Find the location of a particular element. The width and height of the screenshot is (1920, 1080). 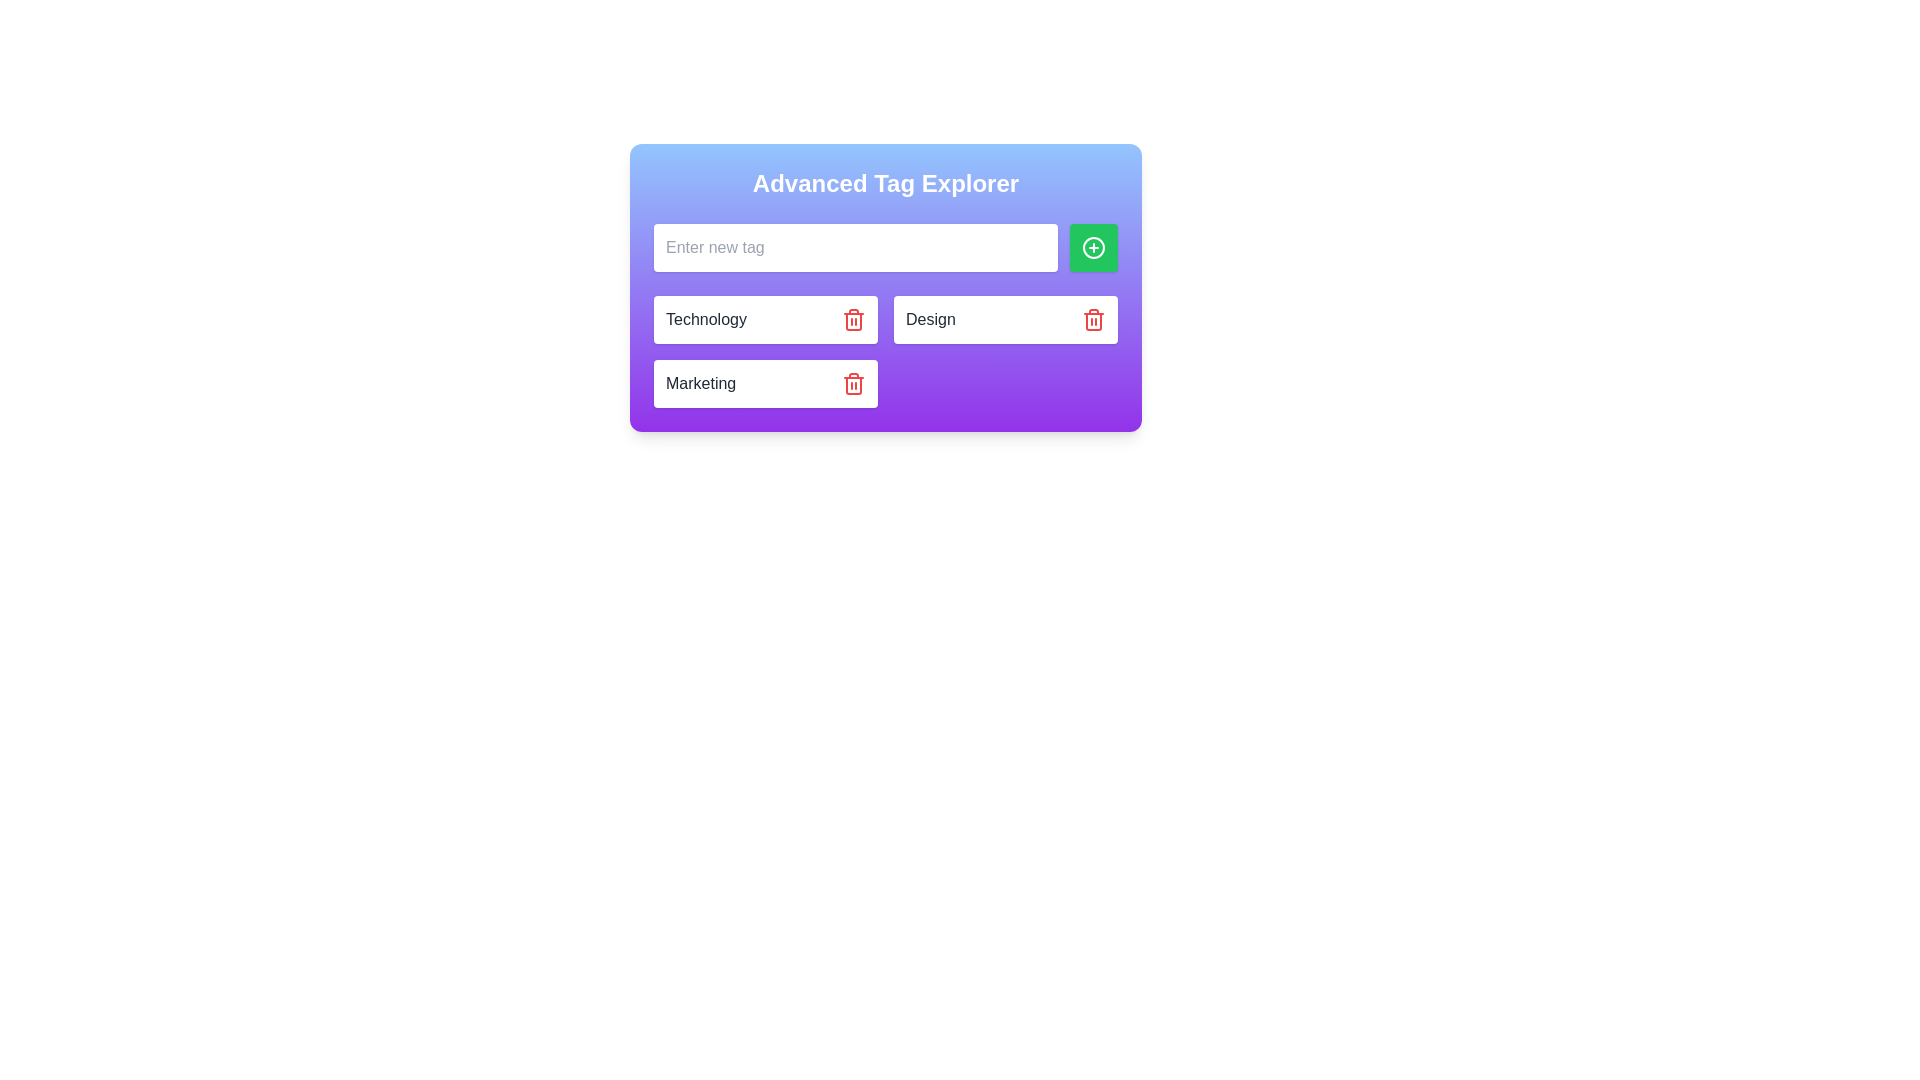

the interactive button located in the top-right corner of the input field box under the 'Advanced Tag Explorer' header is located at coordinates (1093, 246).